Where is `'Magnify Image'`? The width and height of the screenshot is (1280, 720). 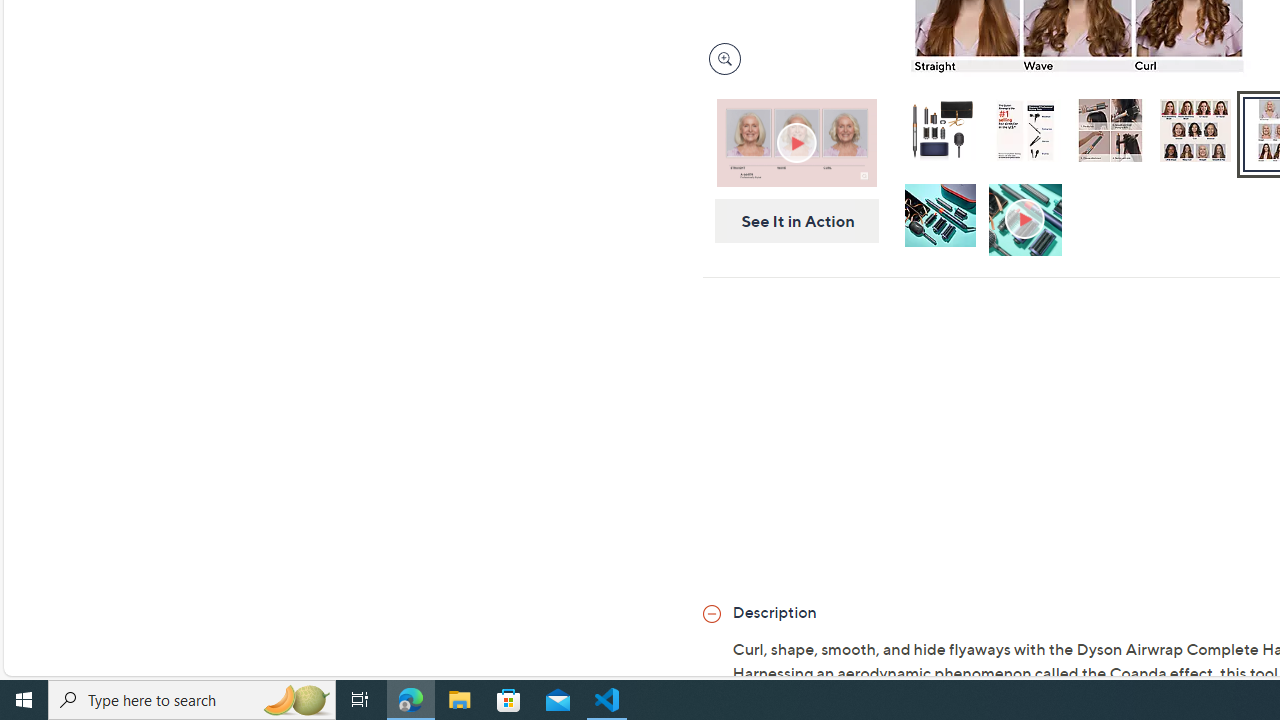 'Magnify Image' is located at coordinates (723, 57).